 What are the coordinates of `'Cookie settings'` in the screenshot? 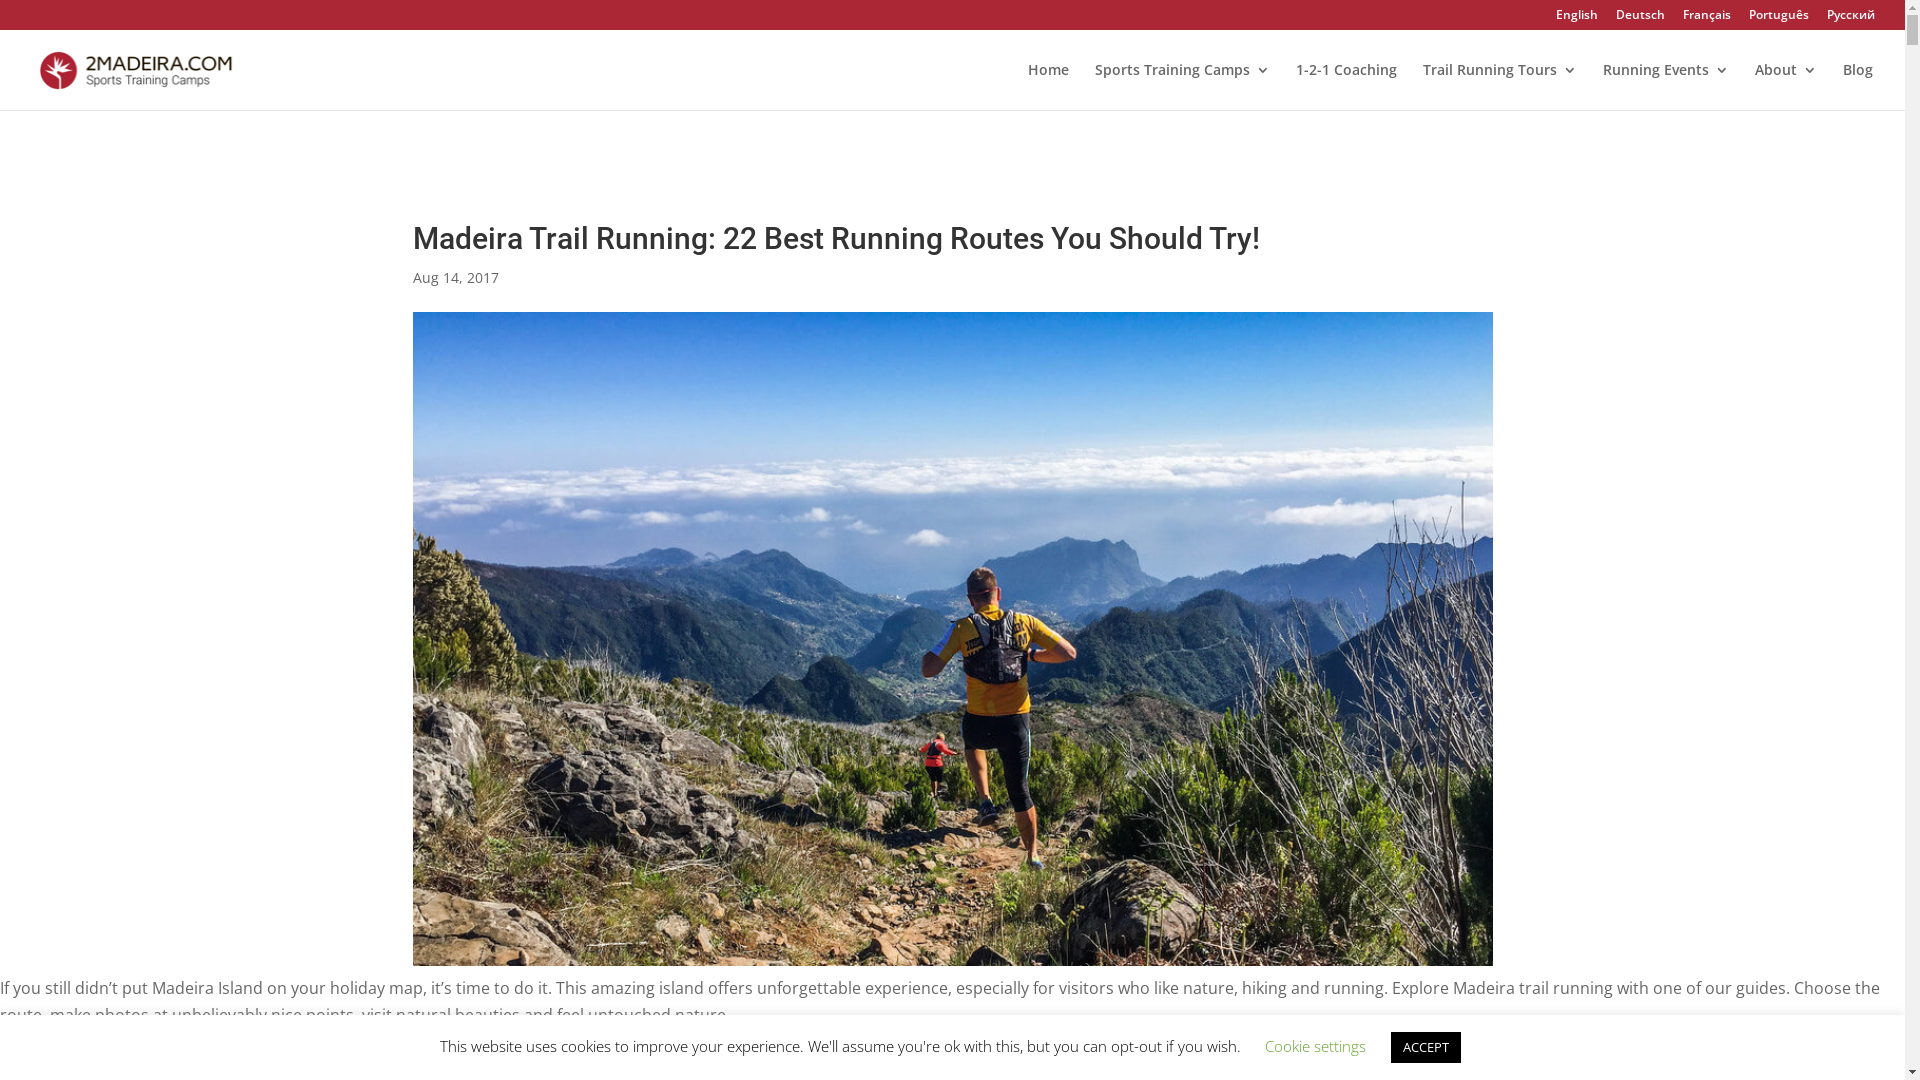 It's located at (1314, 1044).